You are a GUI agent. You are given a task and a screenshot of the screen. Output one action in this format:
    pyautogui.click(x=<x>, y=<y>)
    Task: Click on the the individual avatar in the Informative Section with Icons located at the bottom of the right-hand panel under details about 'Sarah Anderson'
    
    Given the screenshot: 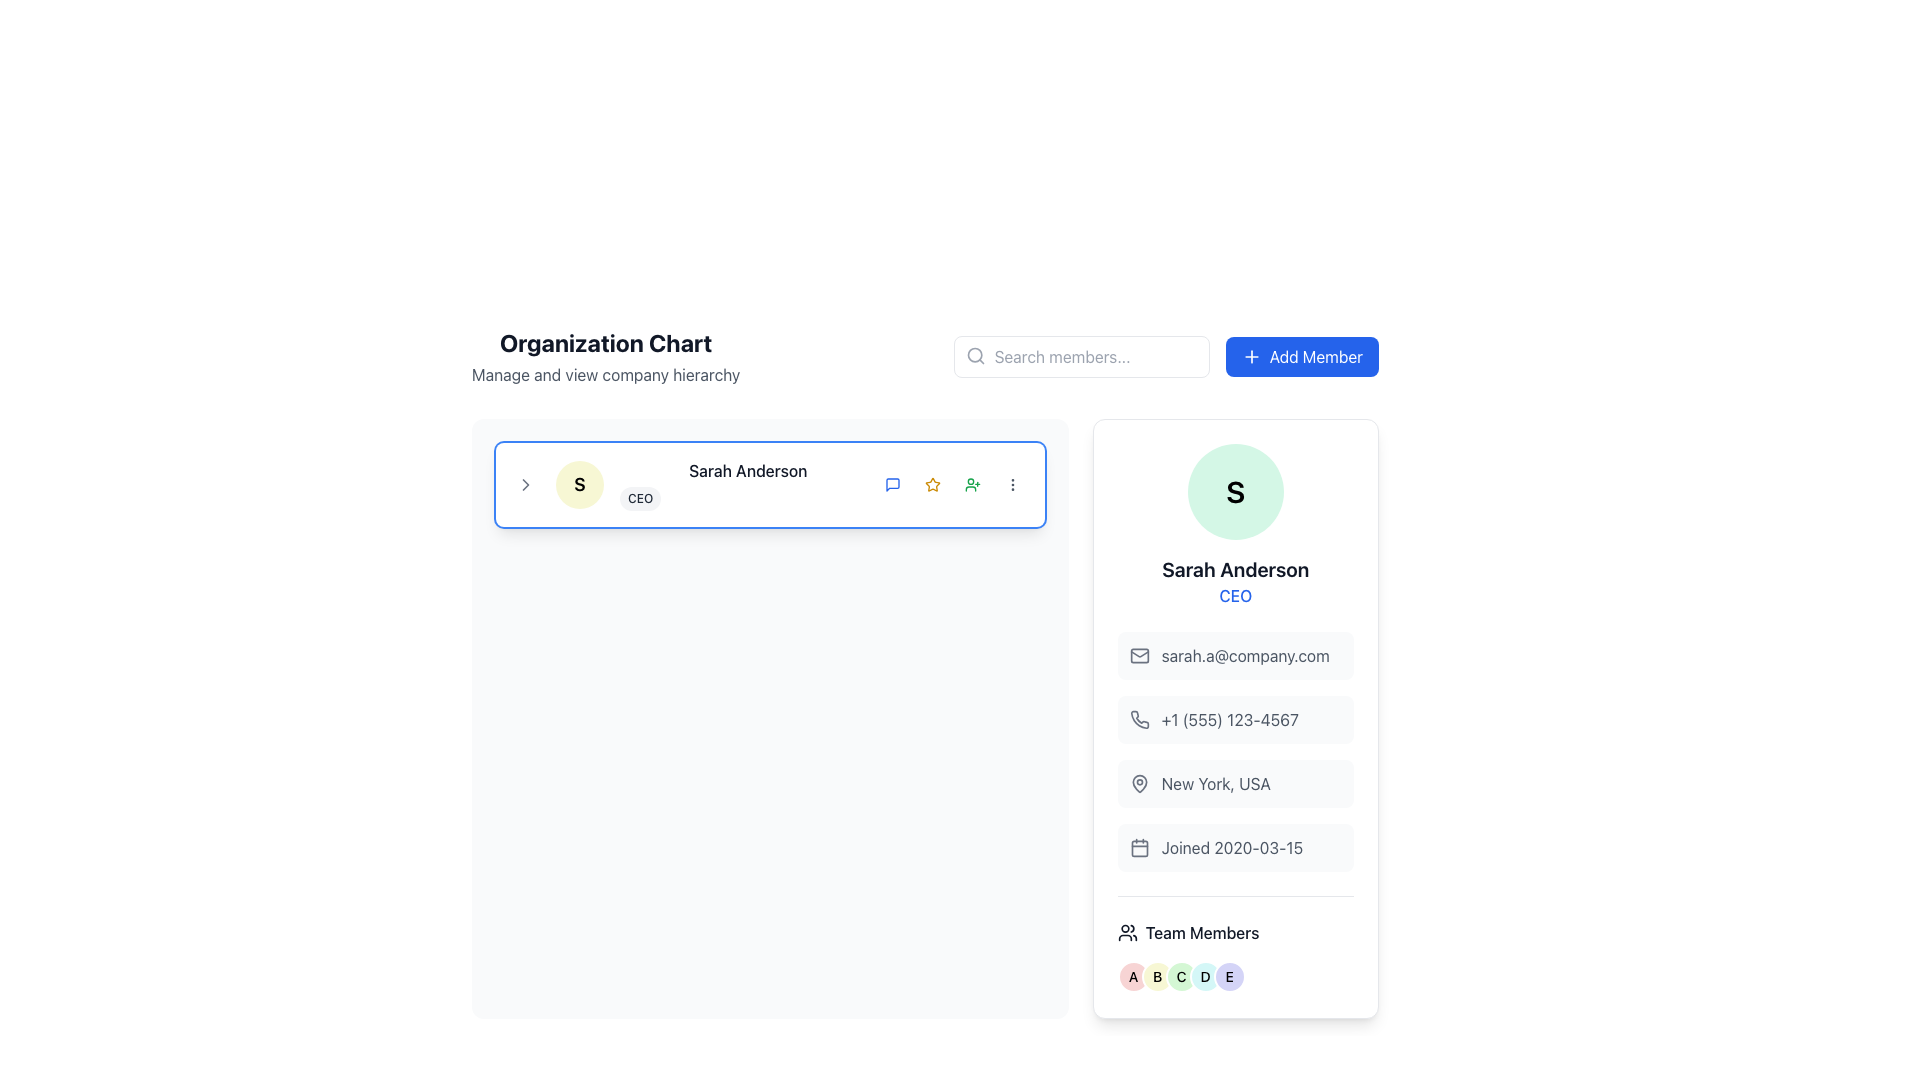 What is the action you would take?
    pyautogui.click(x=1234, y=944)
    